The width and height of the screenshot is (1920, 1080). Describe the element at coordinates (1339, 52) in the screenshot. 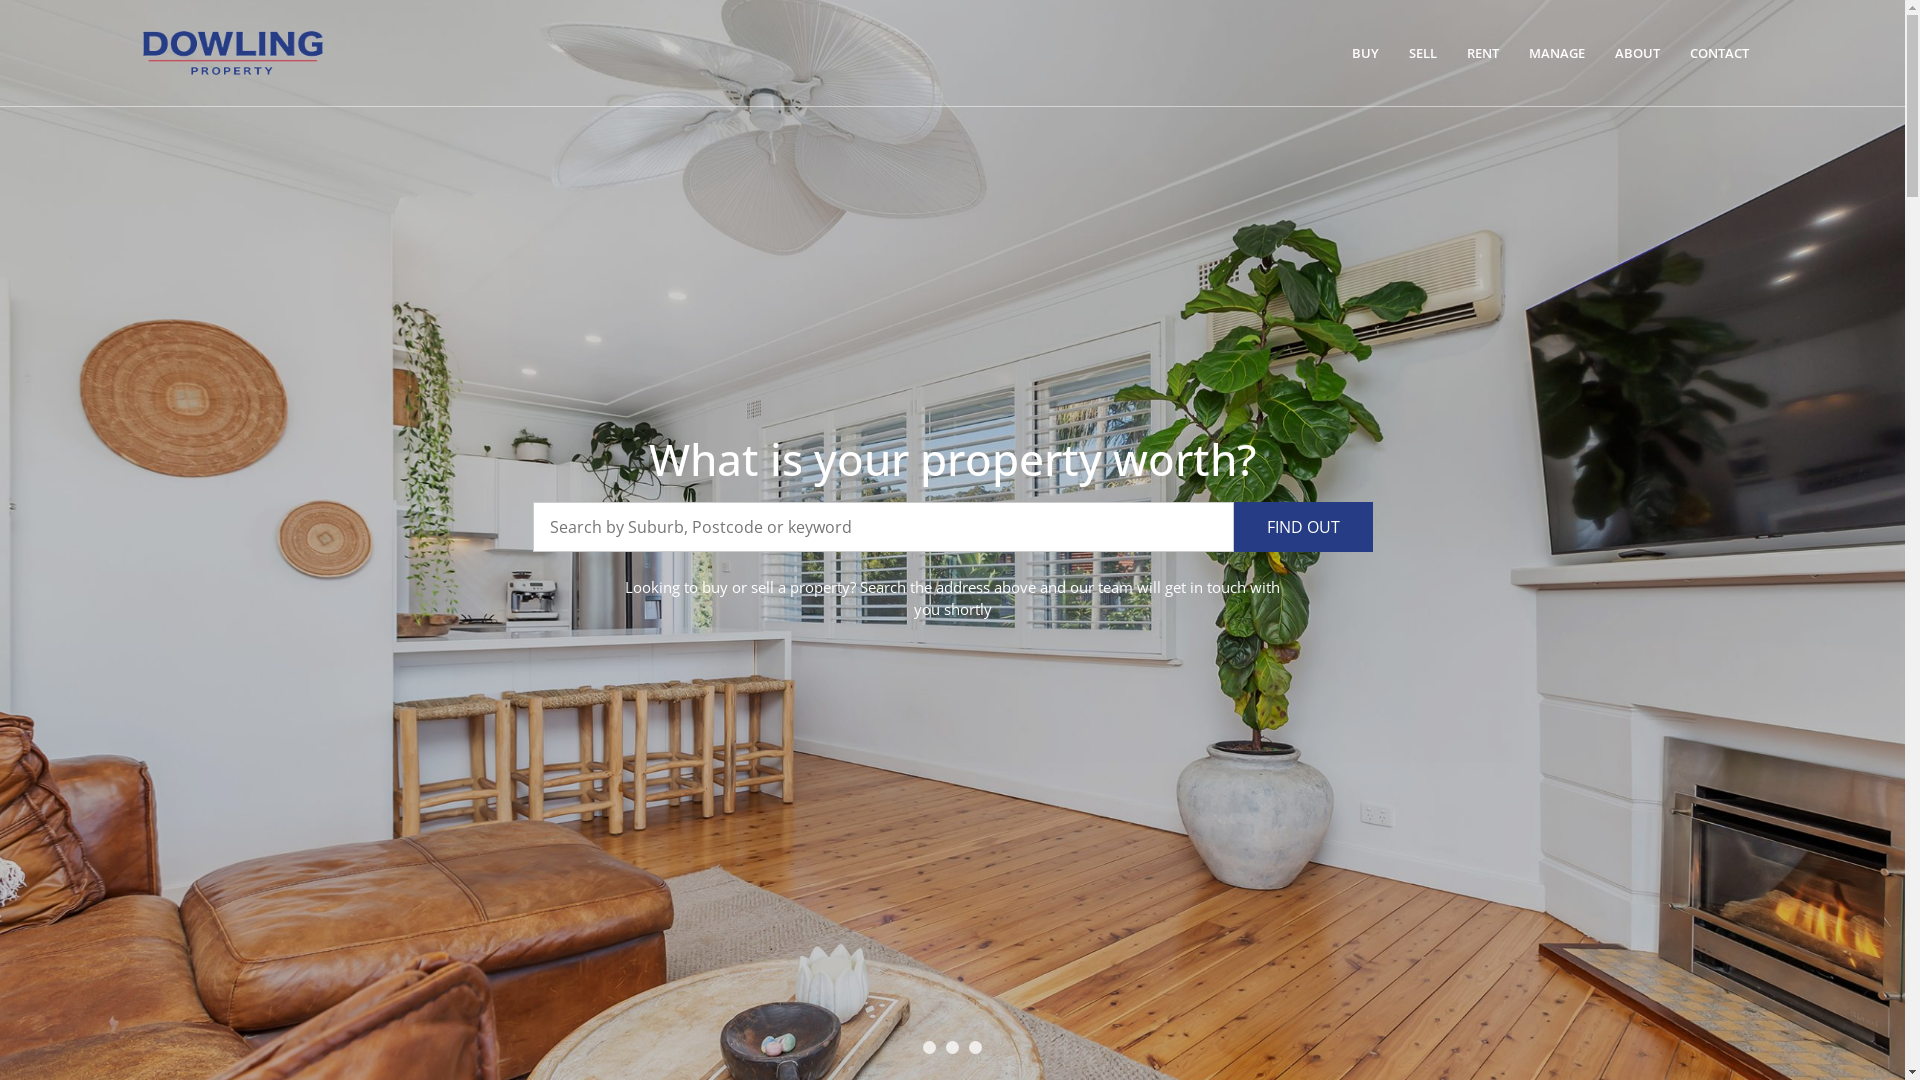

I see `'BUY'` at that location.